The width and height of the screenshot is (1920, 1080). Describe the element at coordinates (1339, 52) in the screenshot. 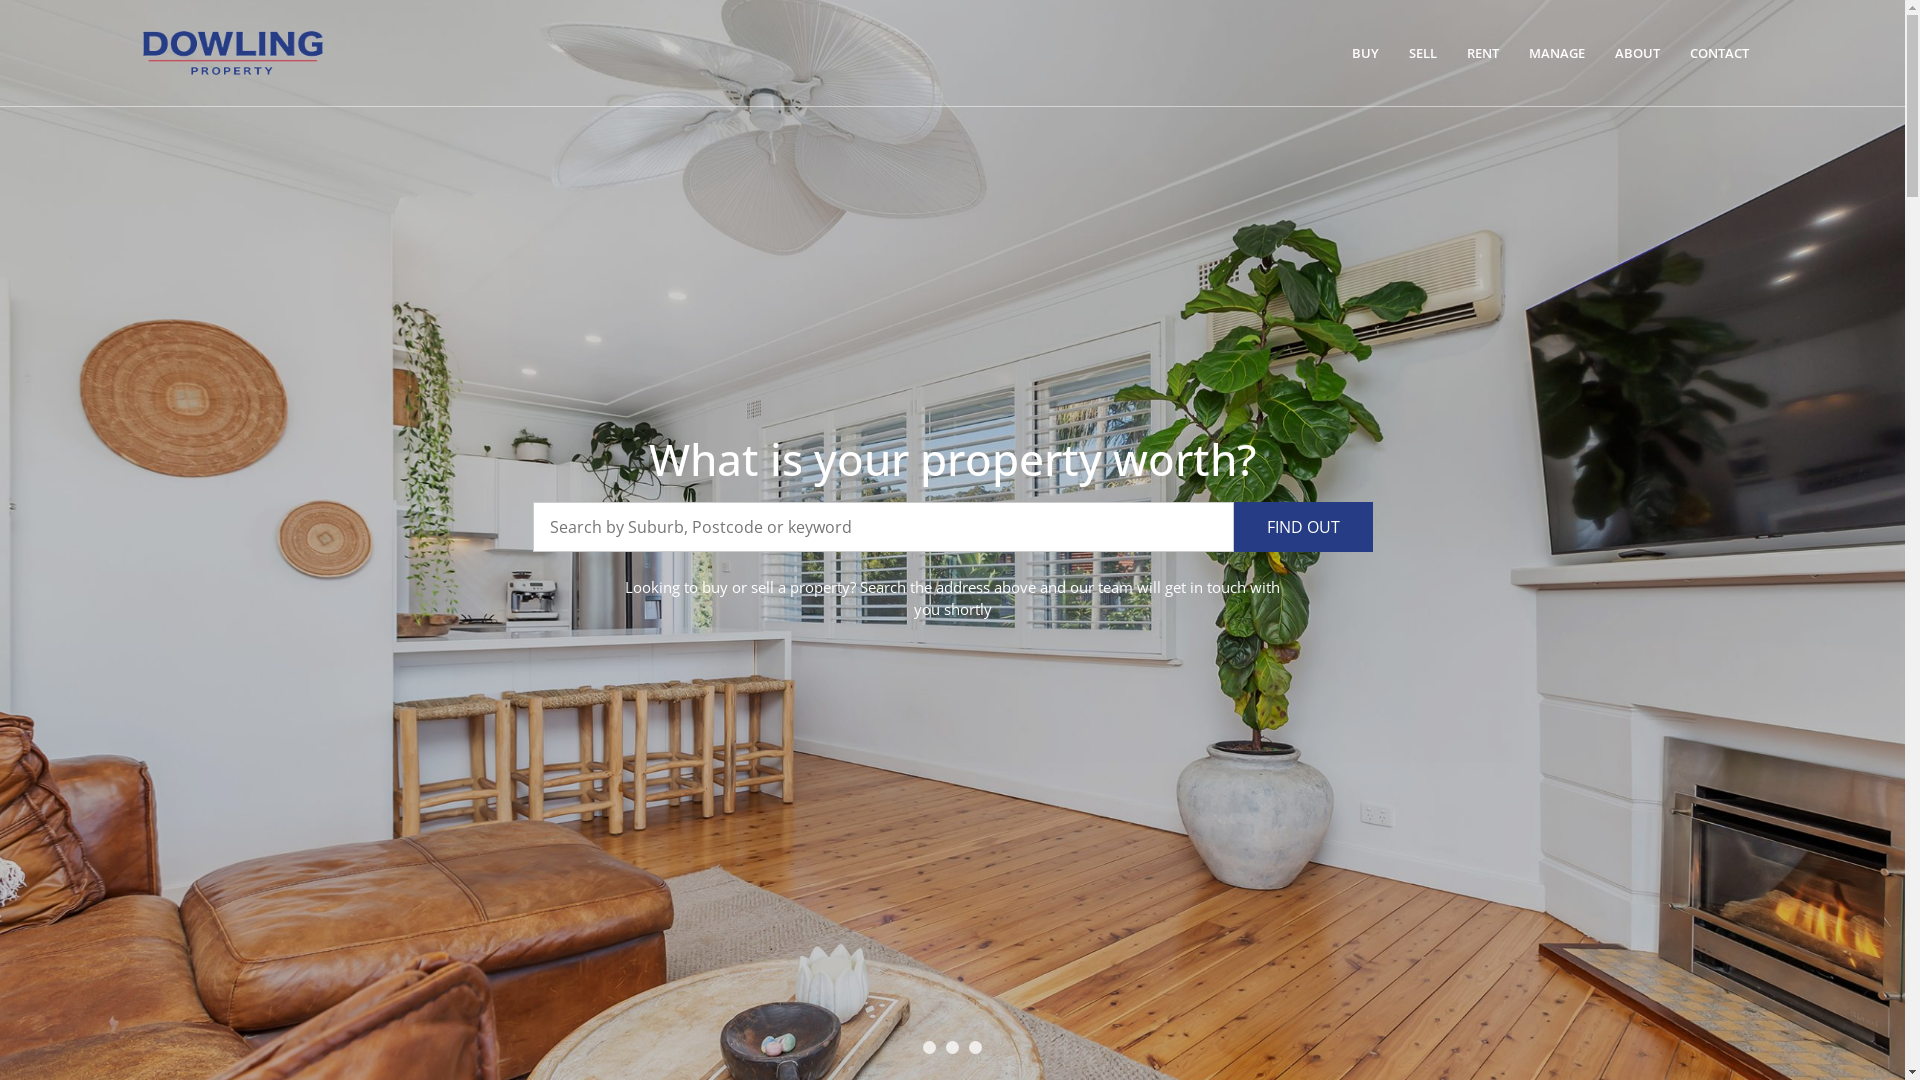

I see `'BUY'` at that location.